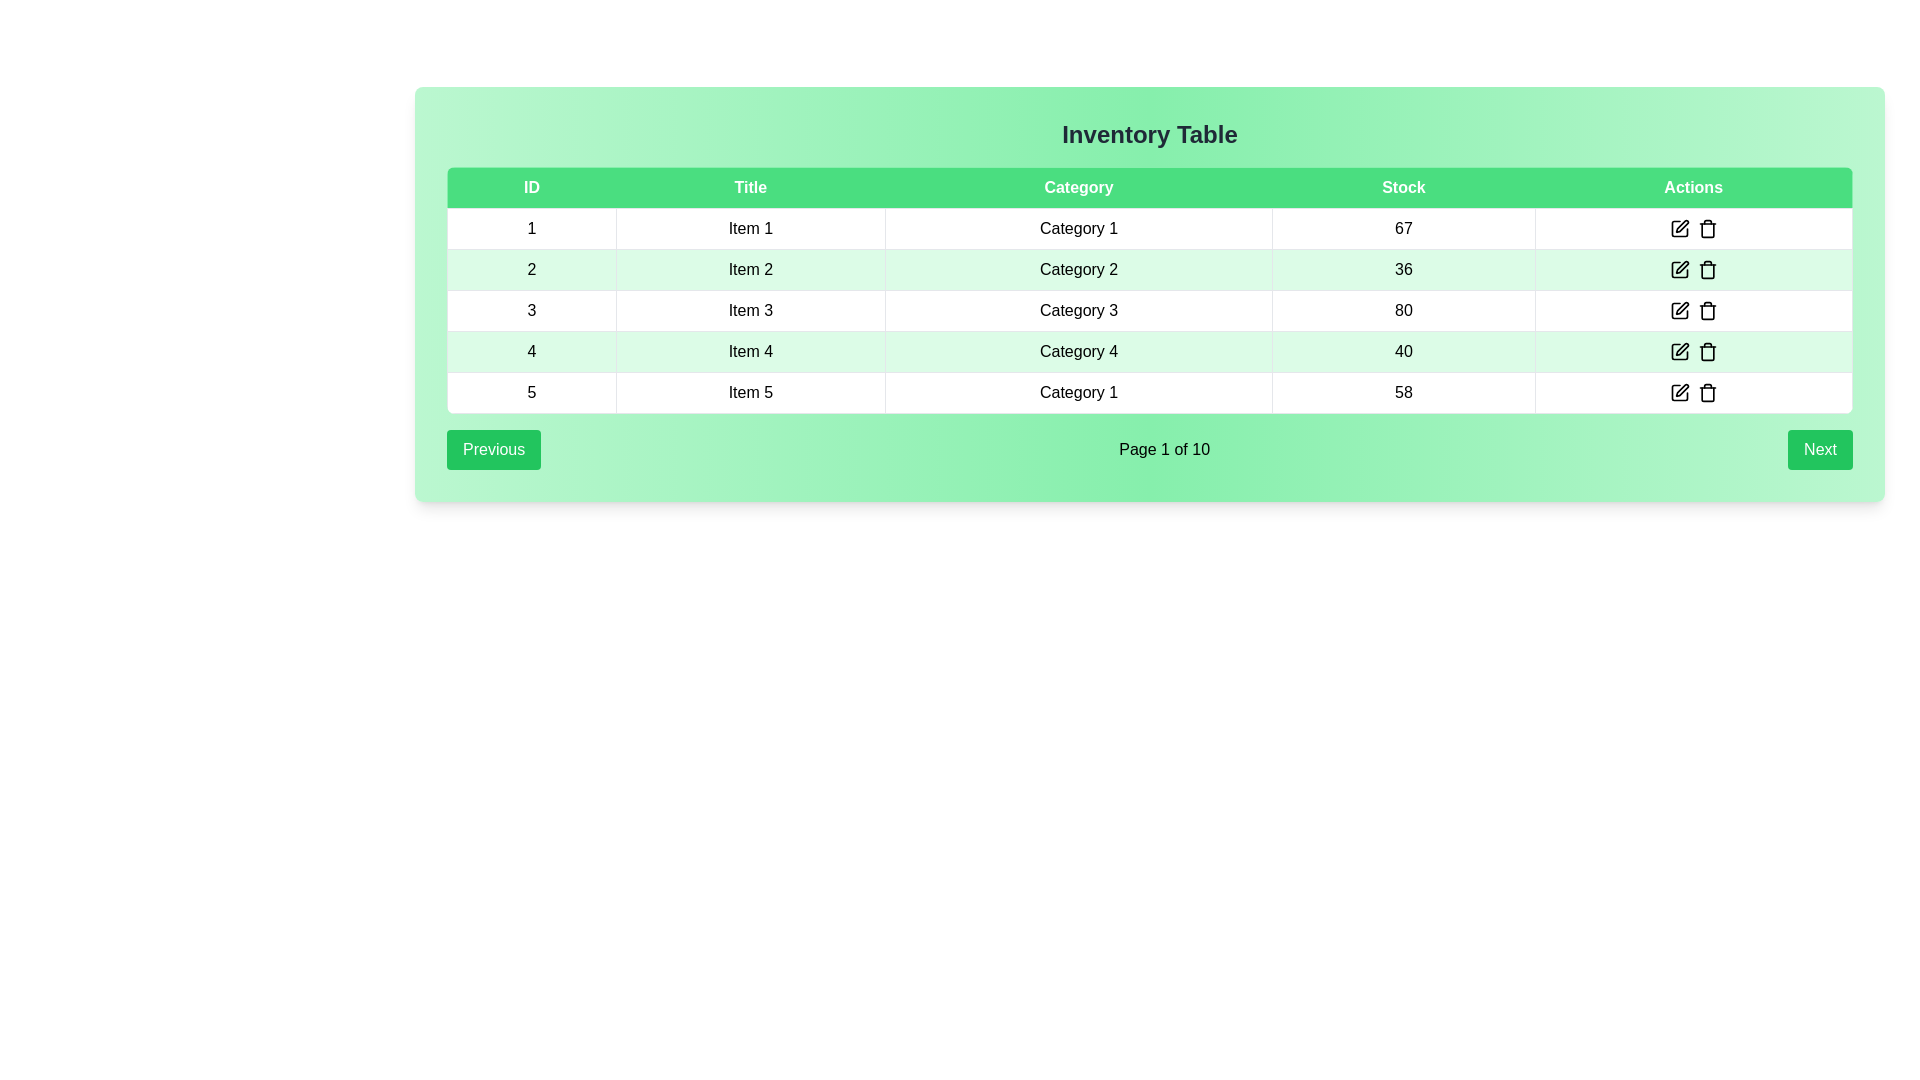  Describe the element at coordinates (1680, 350) in the screenshot. I see `the edit icon located in the 'Actions' column of the fourth row in the table interface` at that location.